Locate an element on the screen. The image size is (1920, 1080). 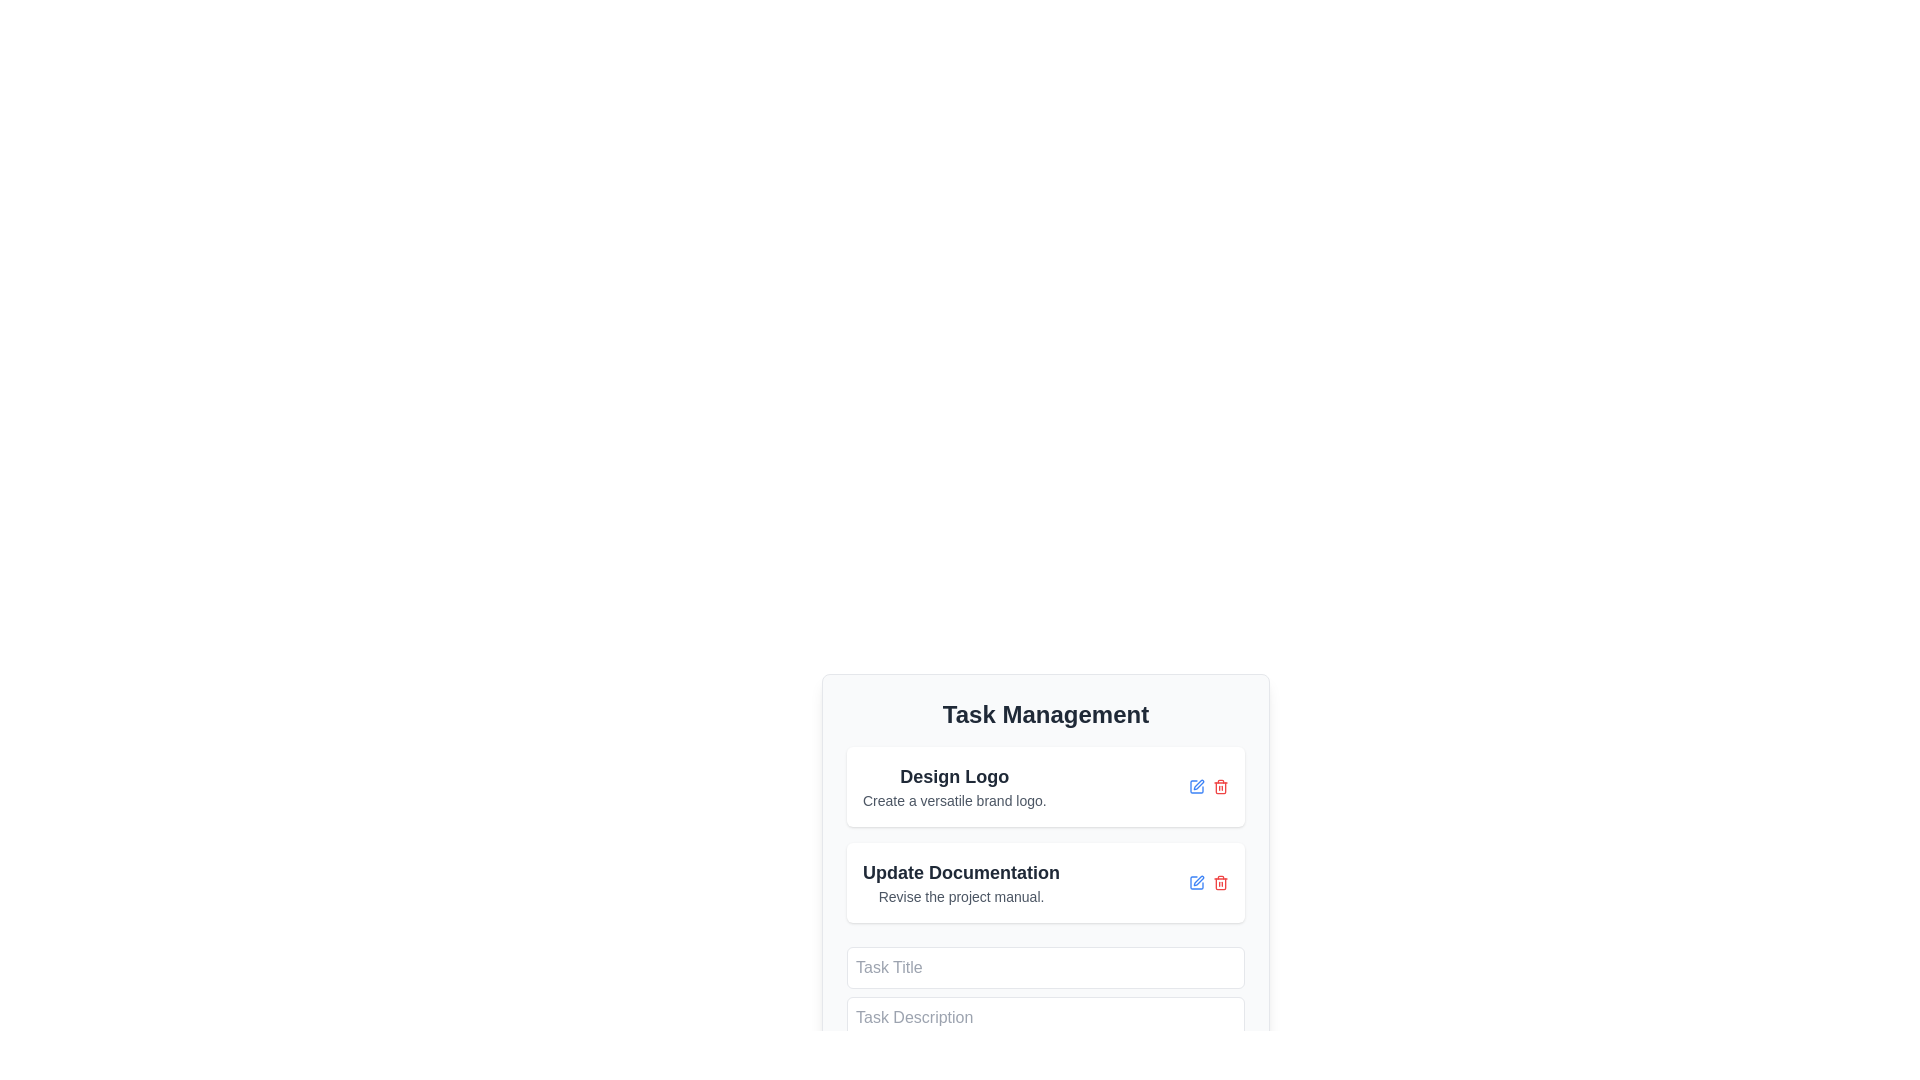
the text block displaying the title and brief description of a task or project item located below the 'Task Management' header and above the 'Update Documentation' task is located at coordinates (953, 785).